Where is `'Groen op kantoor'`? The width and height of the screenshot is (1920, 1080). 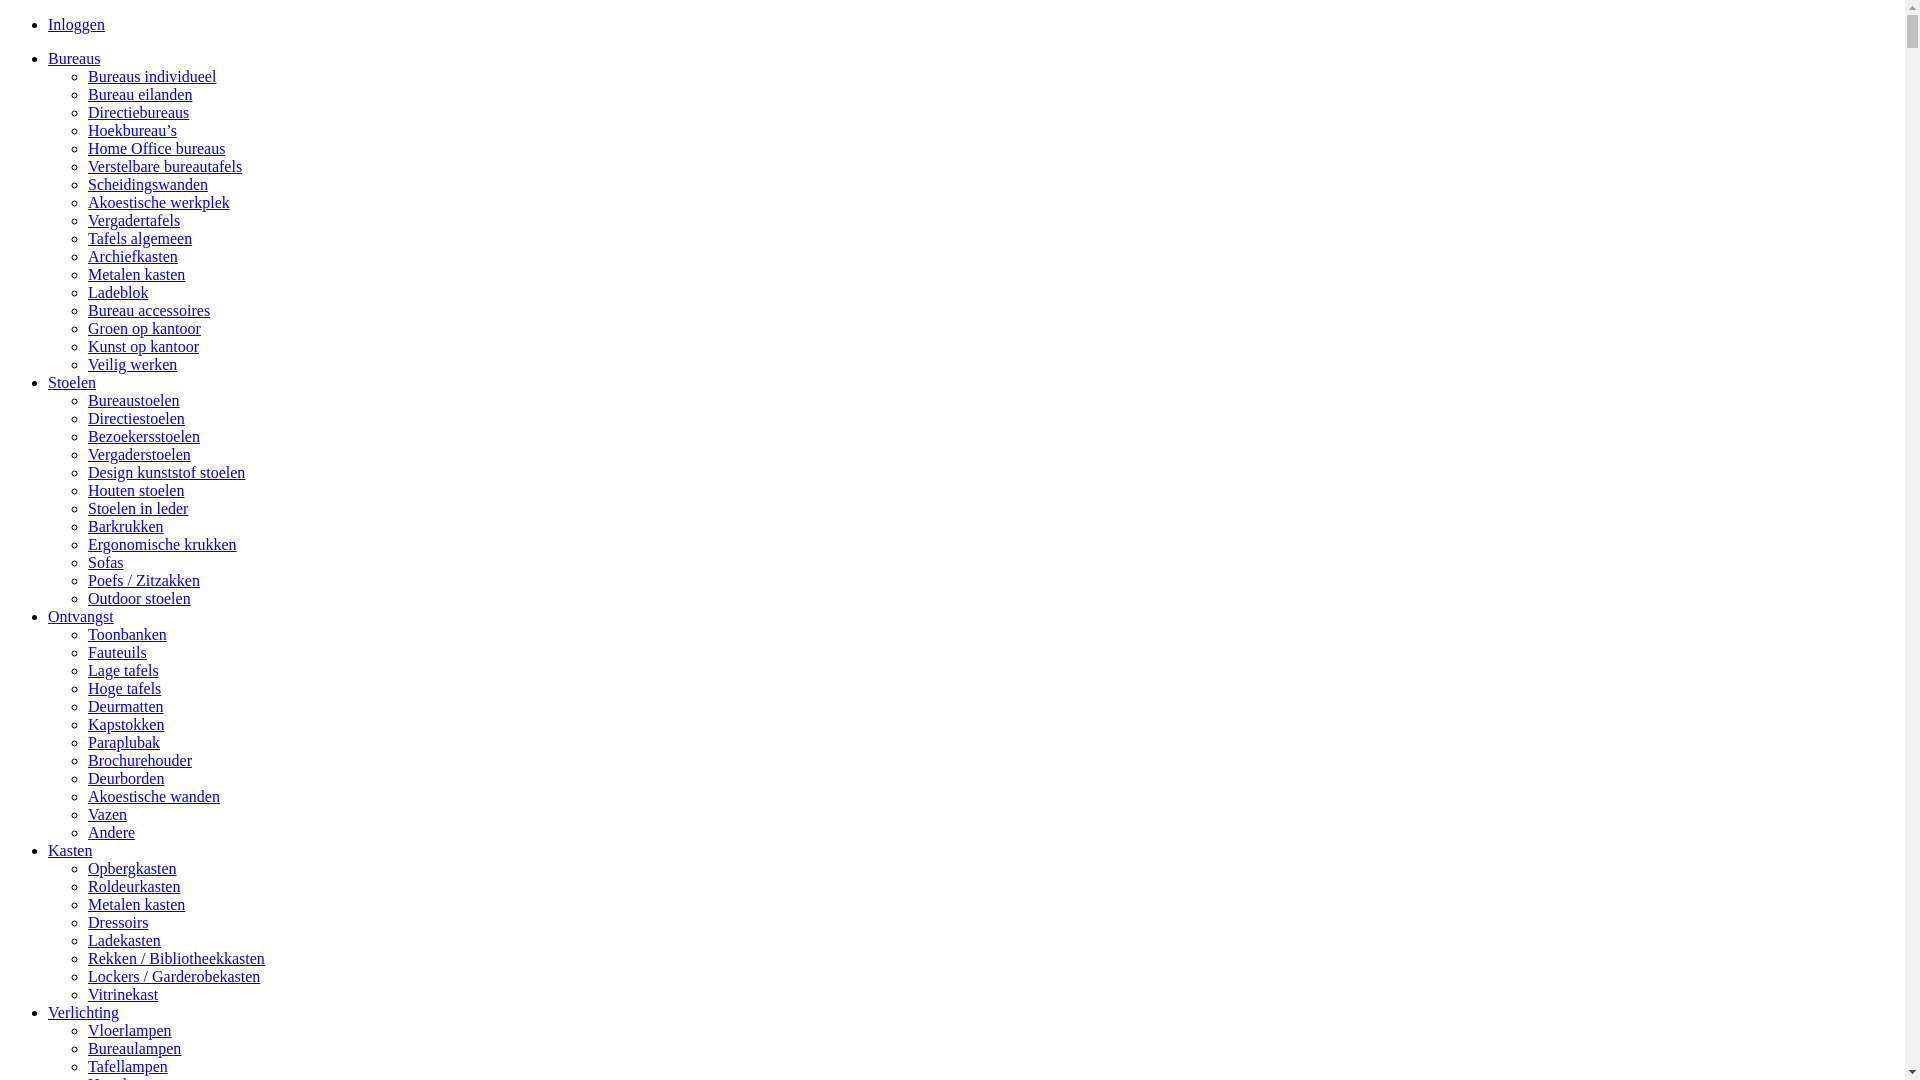
'Groen op kantoor' is located at coordinates (143, 327).